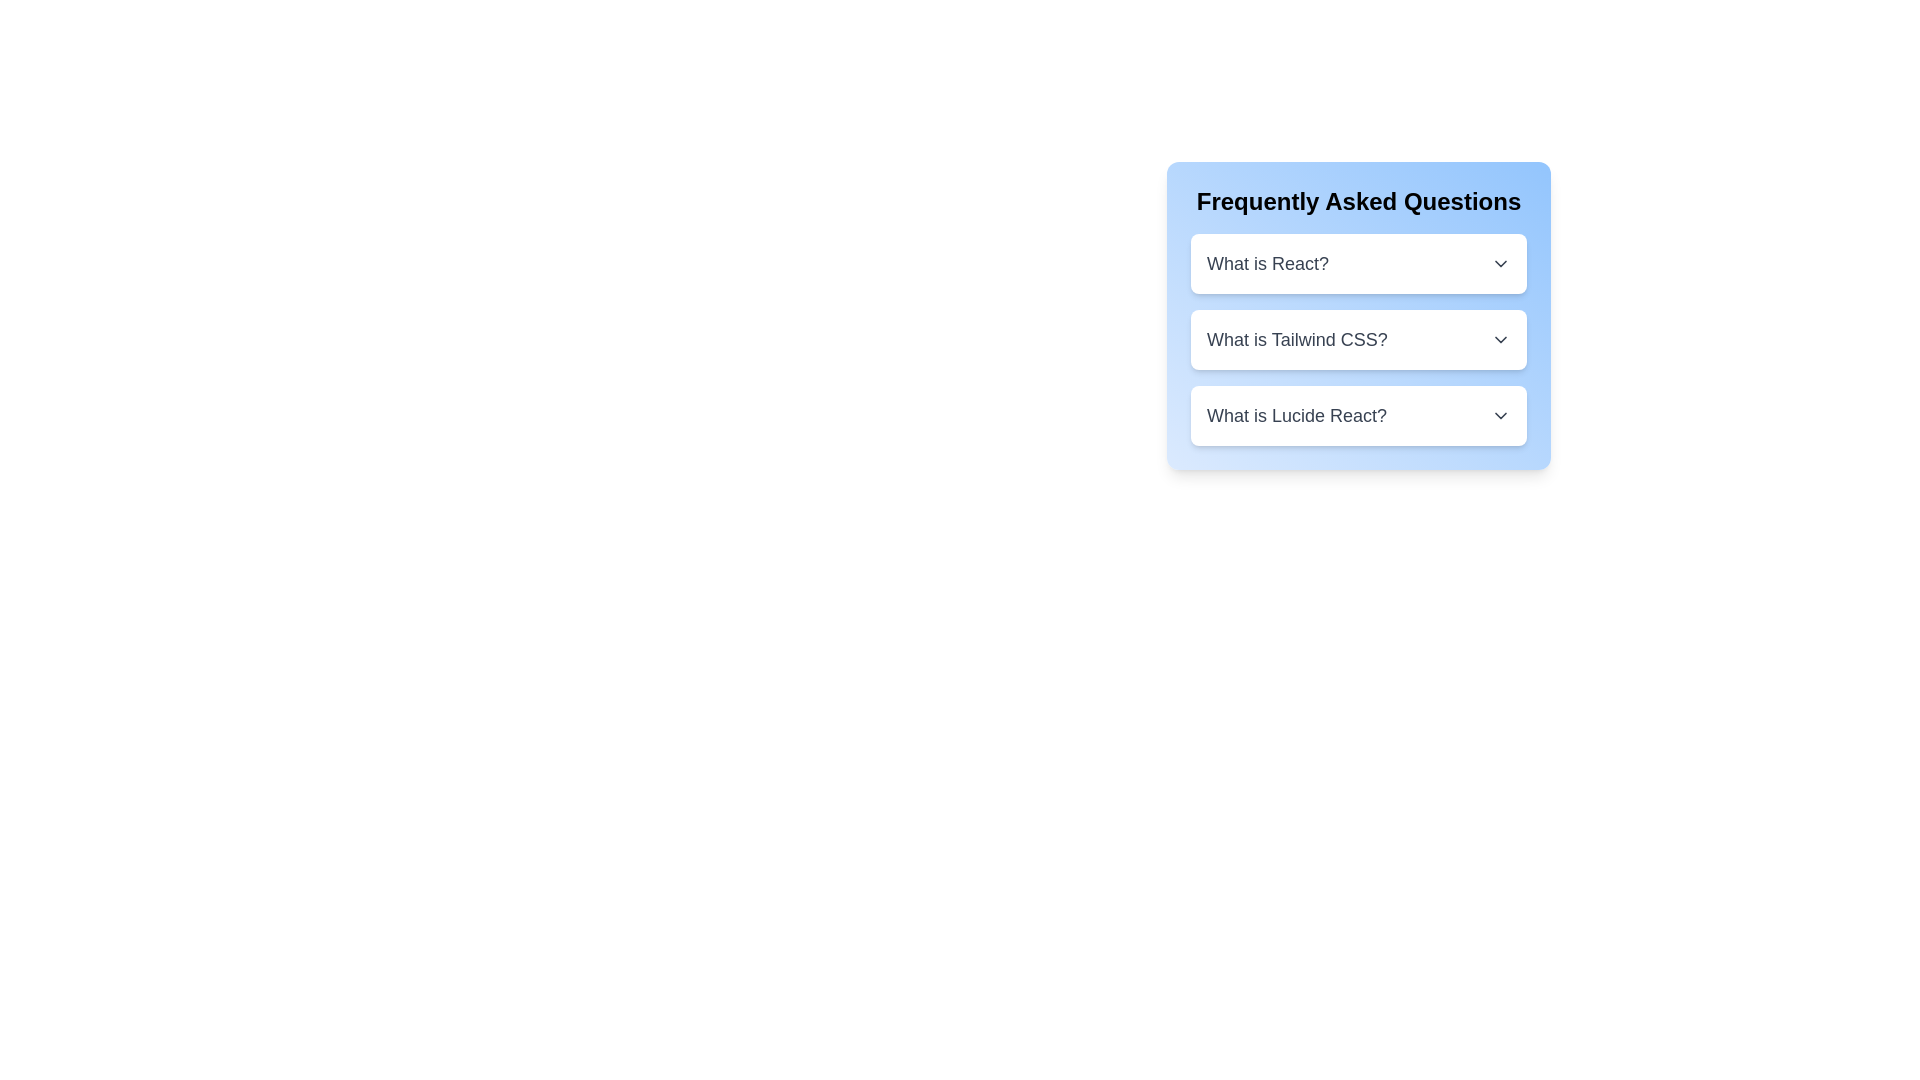  What do you see at coordinates (1501, 262) in the screenshot?
I see `the chevron icon indicating the expandability of the 'What is React?' question` at bounding box center [1501, 262].